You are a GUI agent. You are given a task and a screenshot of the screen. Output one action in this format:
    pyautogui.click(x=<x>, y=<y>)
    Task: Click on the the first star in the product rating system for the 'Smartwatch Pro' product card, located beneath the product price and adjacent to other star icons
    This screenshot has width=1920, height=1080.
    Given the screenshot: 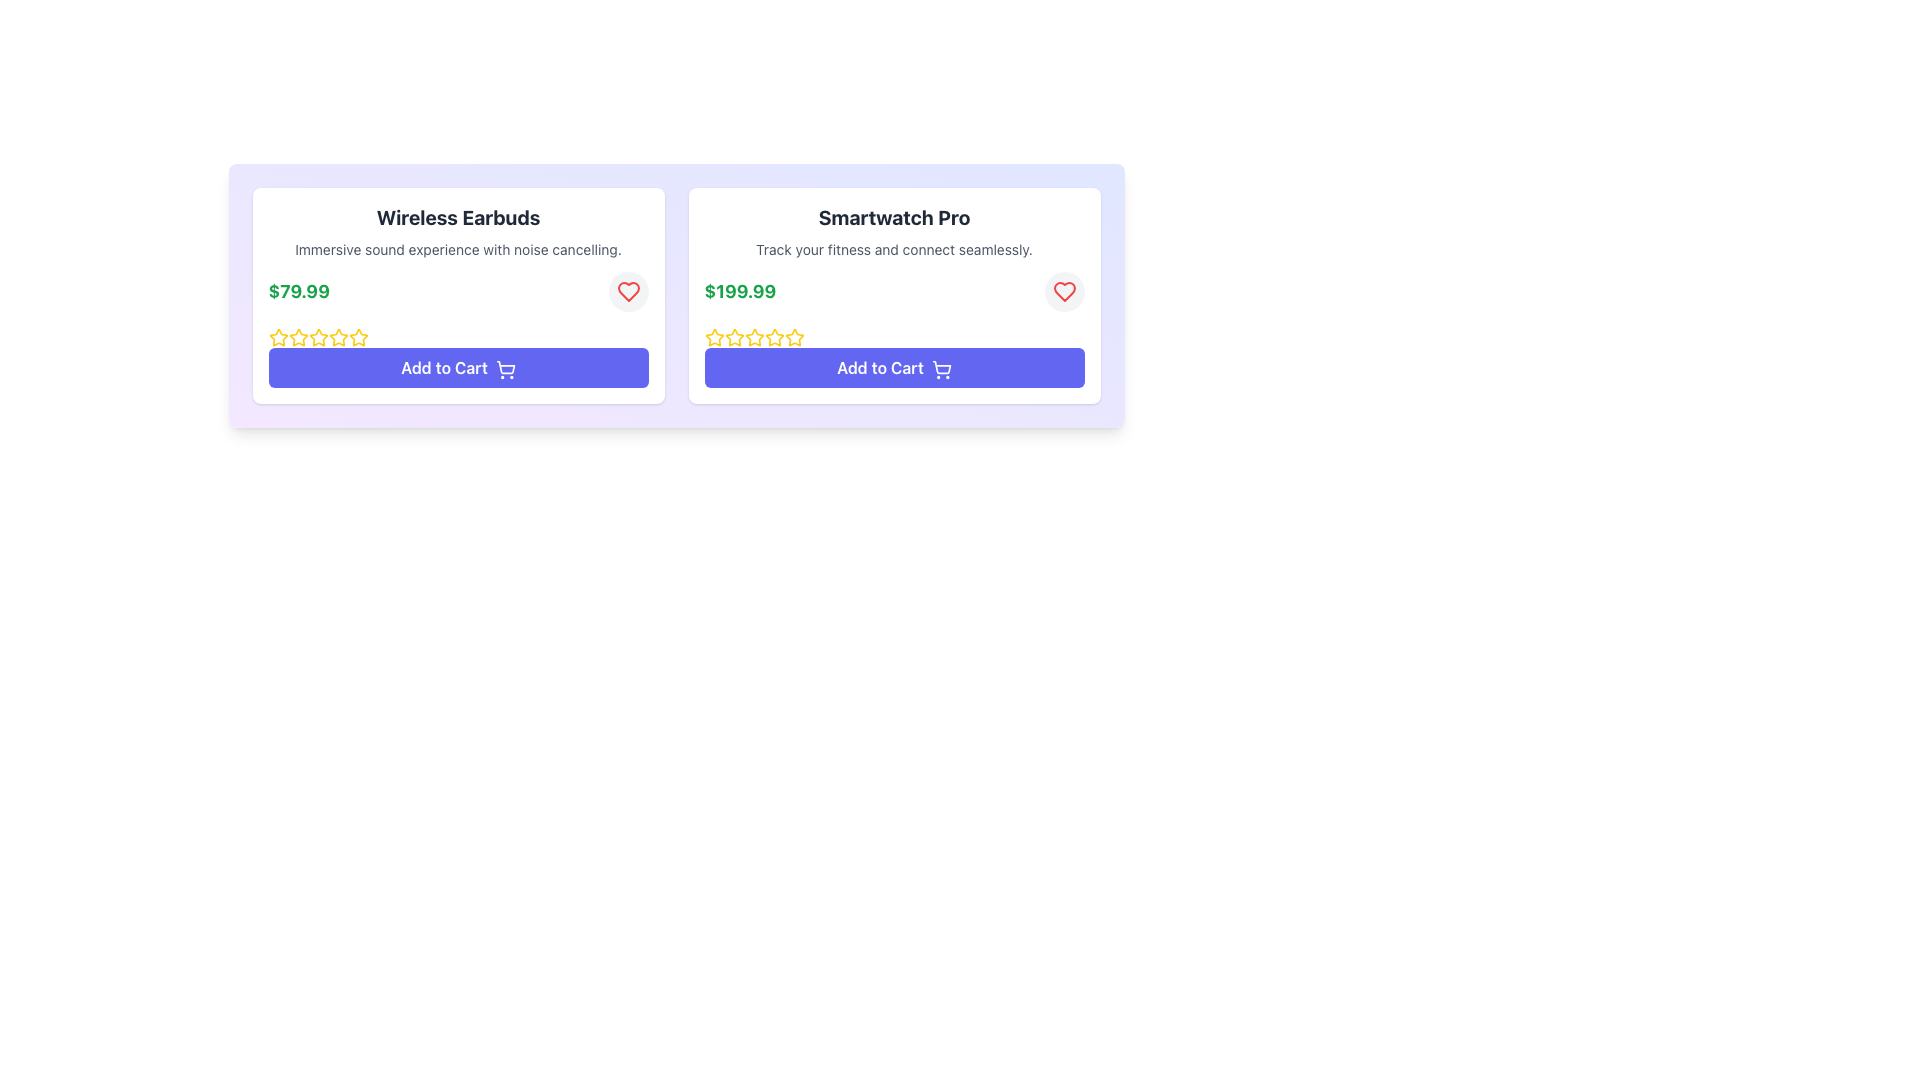 What is the action you would take?
    pyautogui.click(x=714, y=337)
    